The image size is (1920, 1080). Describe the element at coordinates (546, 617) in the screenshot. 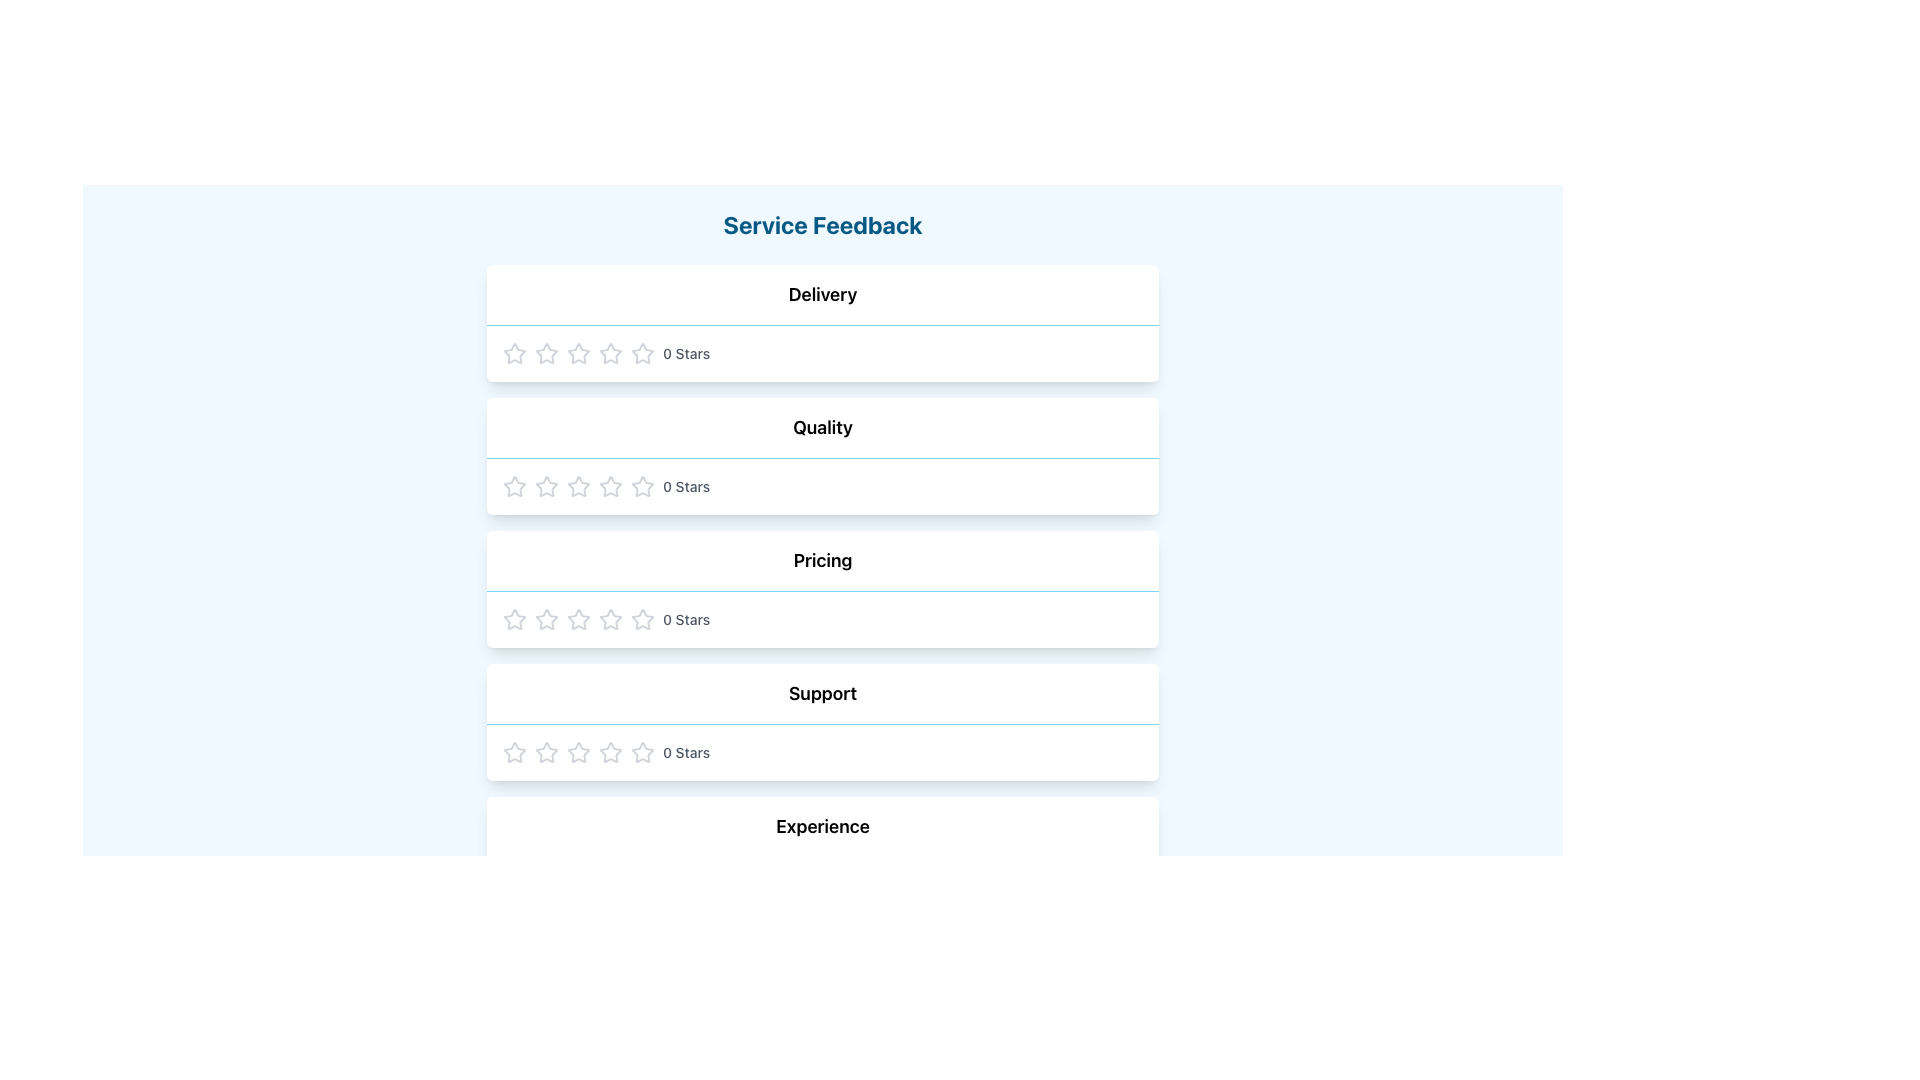

I see `the first star rating icon` at that location.